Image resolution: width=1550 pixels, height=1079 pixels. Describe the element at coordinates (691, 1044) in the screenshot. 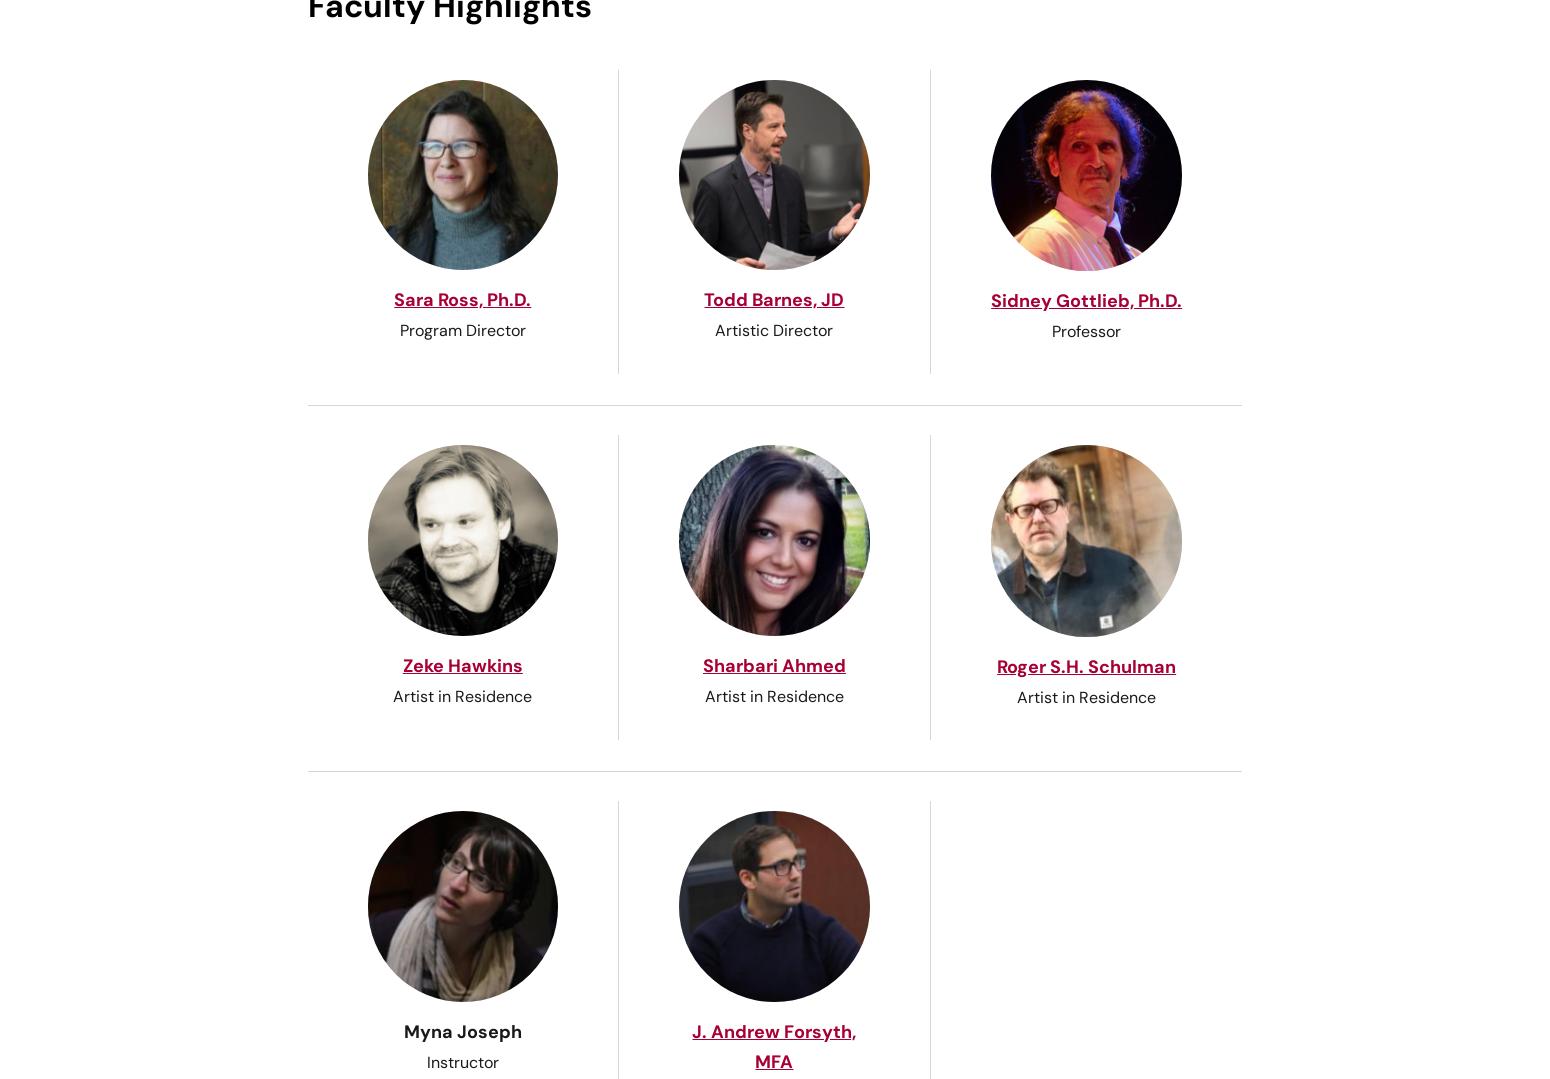

I see `'J. Andrew Forsyth, MFA'` at that location.